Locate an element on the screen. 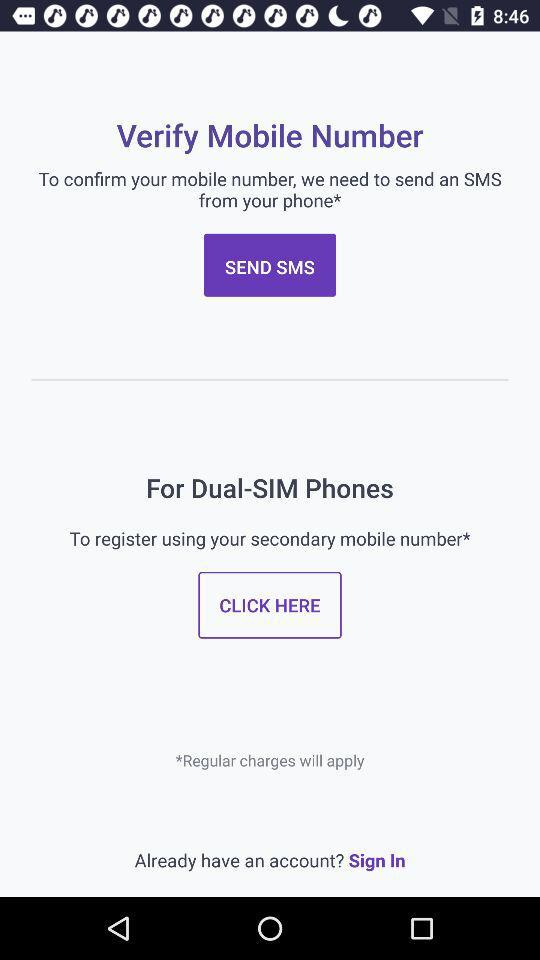 This screenshot has width=540, height=960. already have an icon is located at coordinates (270, 859).